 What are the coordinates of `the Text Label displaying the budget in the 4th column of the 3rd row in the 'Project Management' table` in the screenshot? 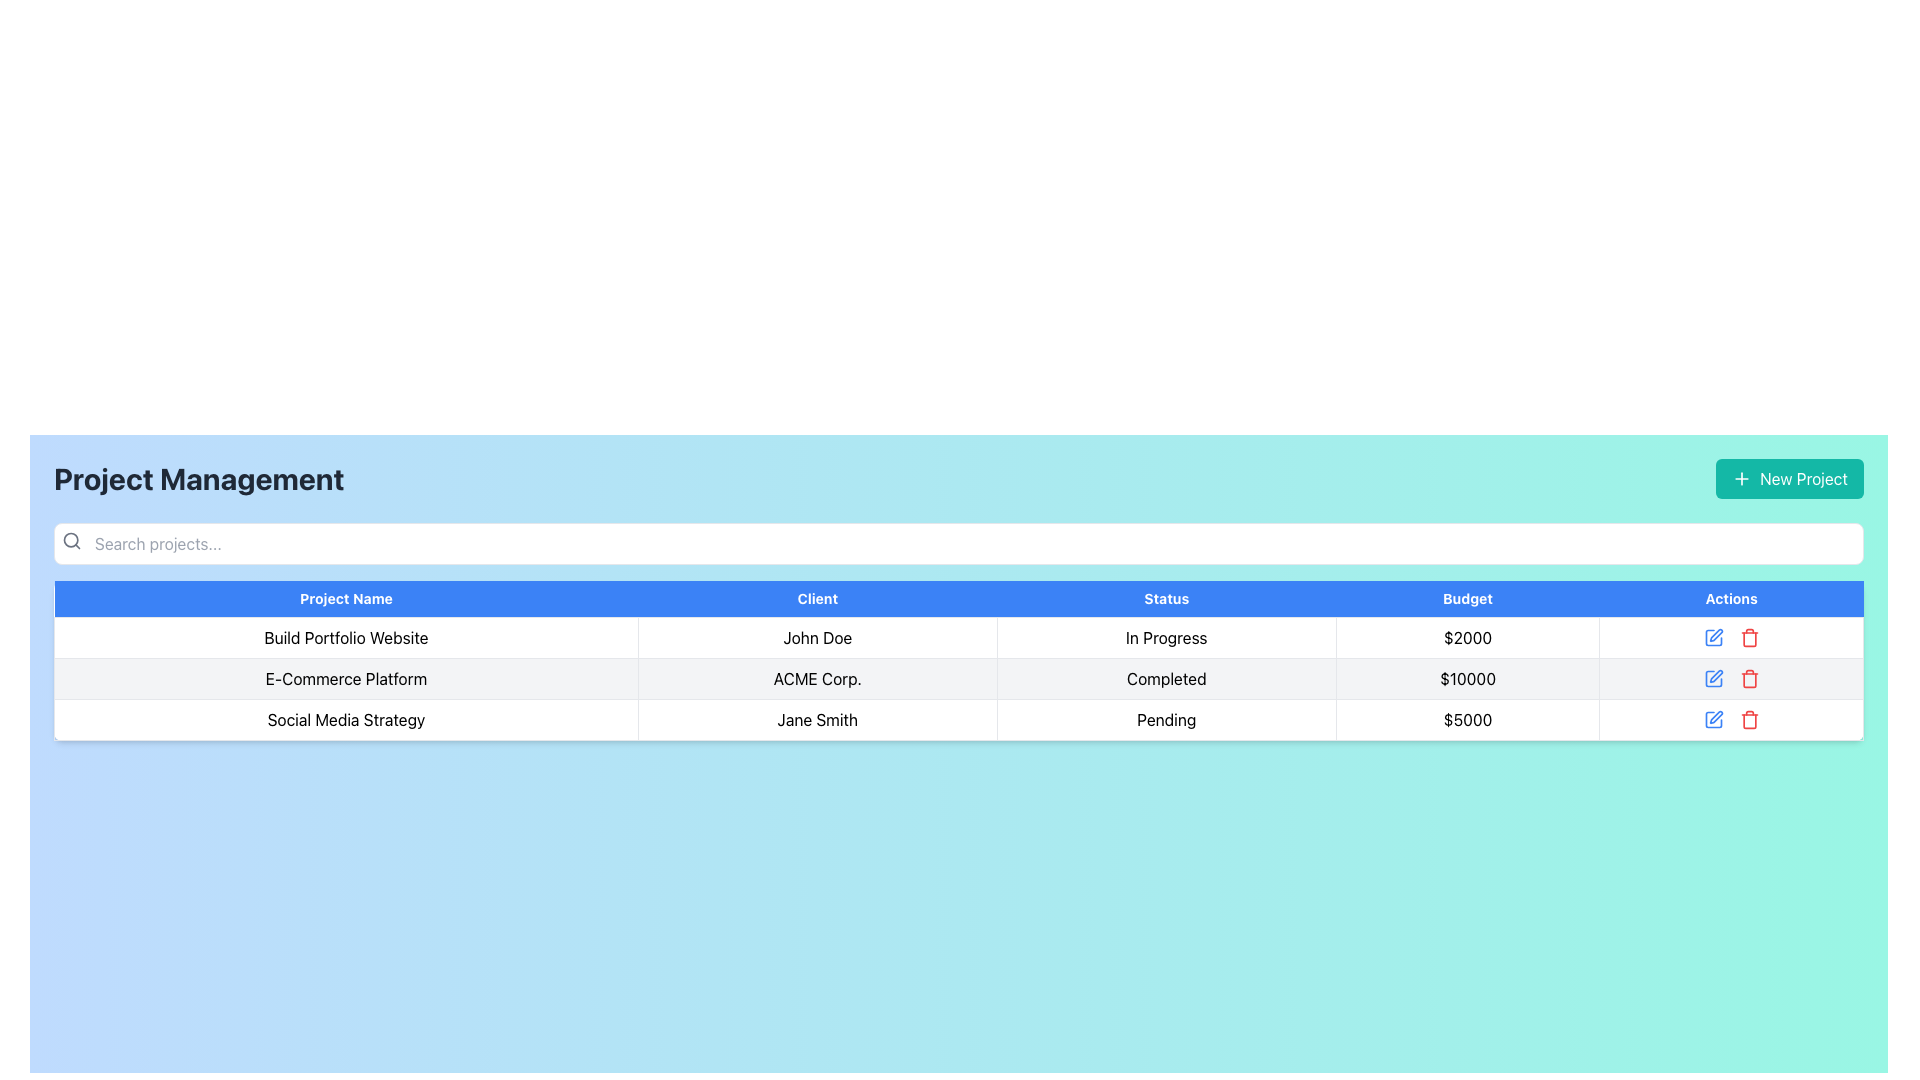 It's located at (1468, 720).